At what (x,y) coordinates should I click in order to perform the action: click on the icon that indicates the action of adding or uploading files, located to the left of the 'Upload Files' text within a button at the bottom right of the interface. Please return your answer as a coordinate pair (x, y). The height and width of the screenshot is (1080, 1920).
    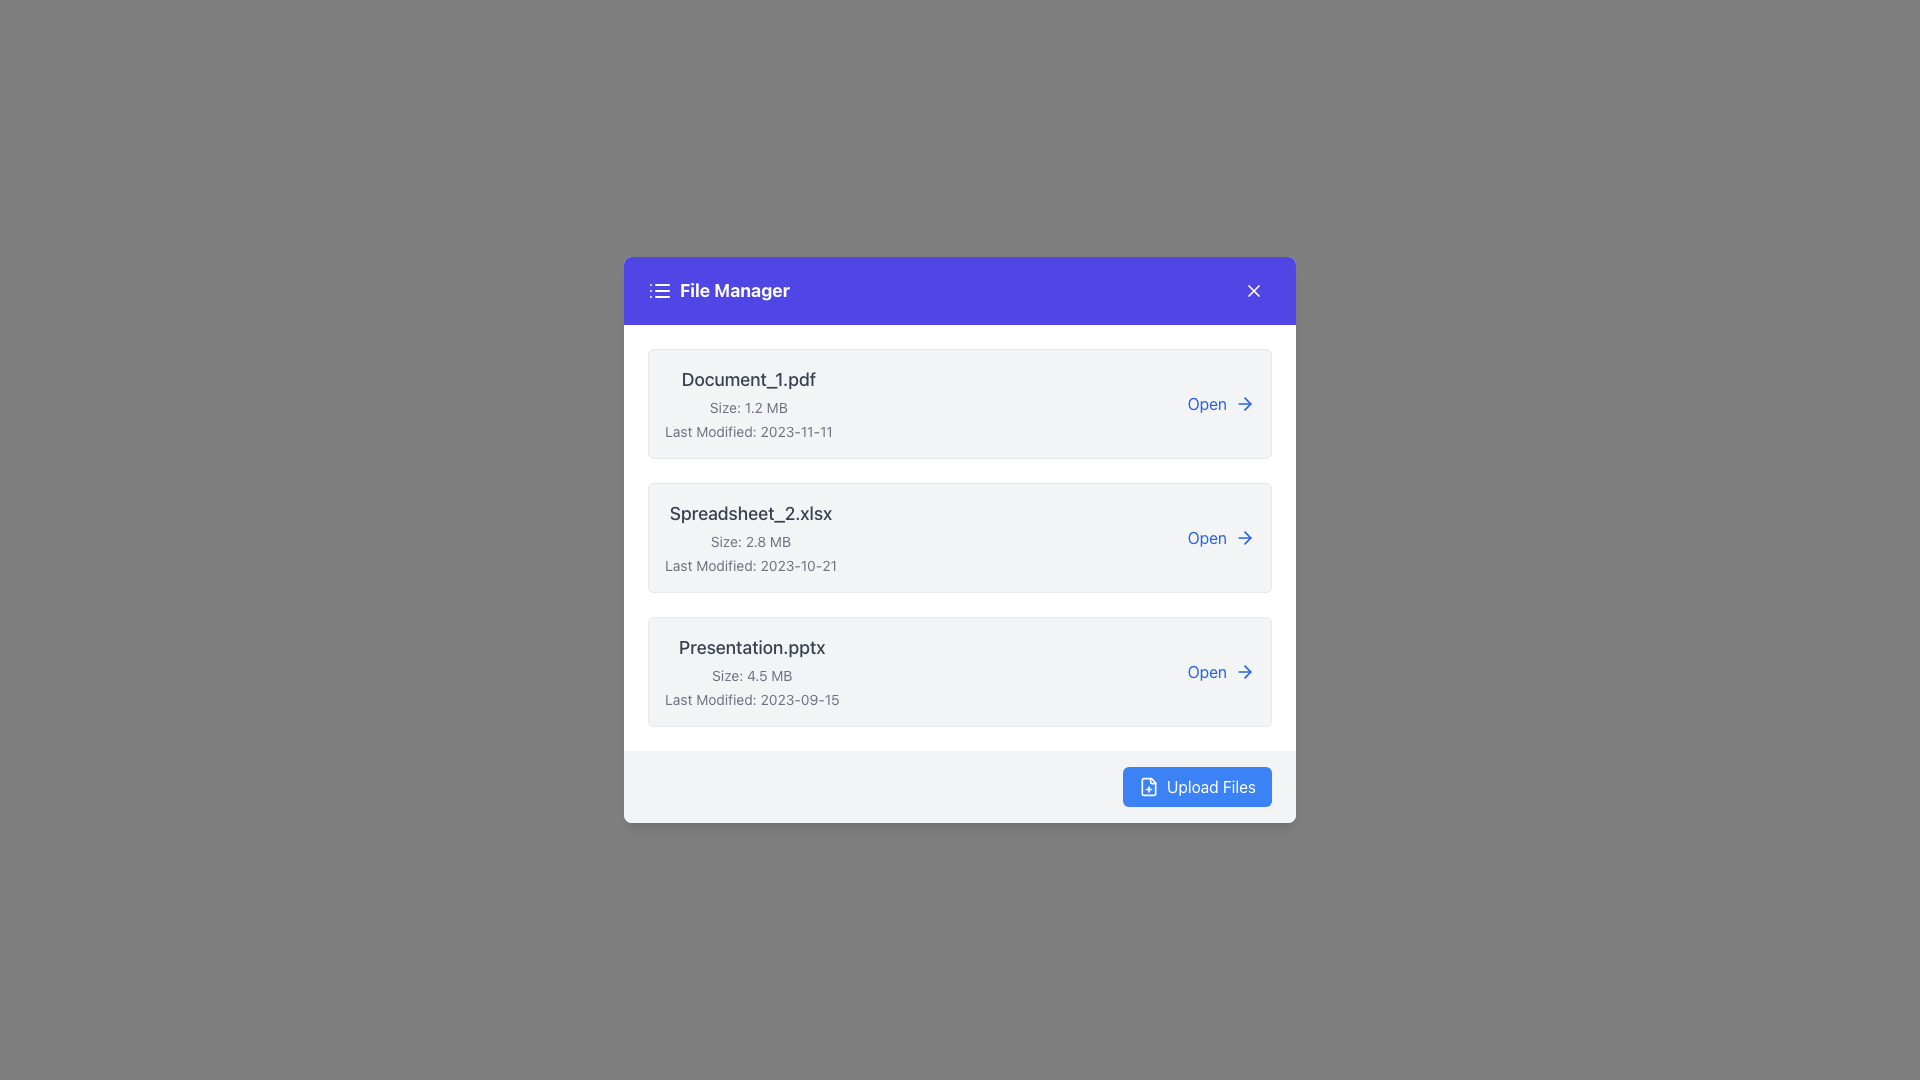
    Looking at the image, I should click on (1148, 785).